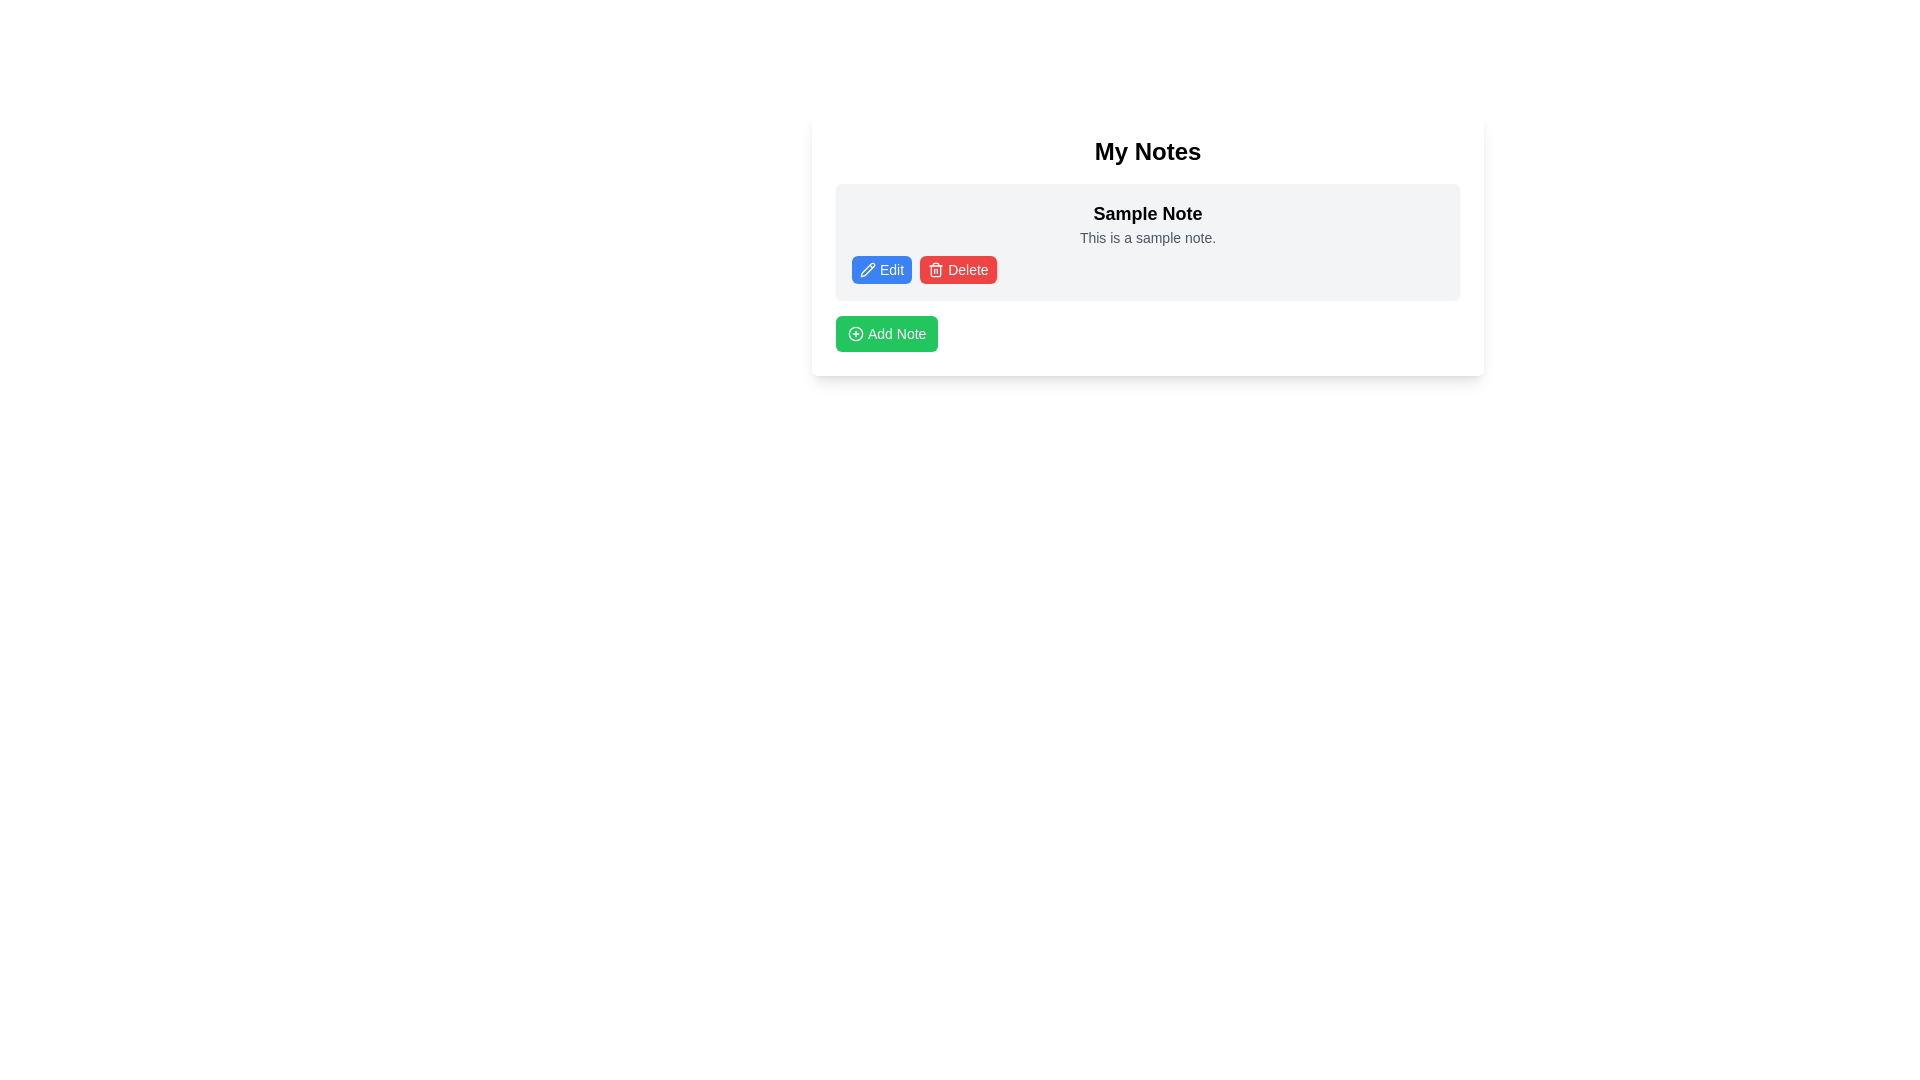 This screenshot has width=1920, height=1080. I want to click on the outermost circular part of the 'Add Note' button's iconographic component, which is visually integrated into the button's design, so click(855, 333).